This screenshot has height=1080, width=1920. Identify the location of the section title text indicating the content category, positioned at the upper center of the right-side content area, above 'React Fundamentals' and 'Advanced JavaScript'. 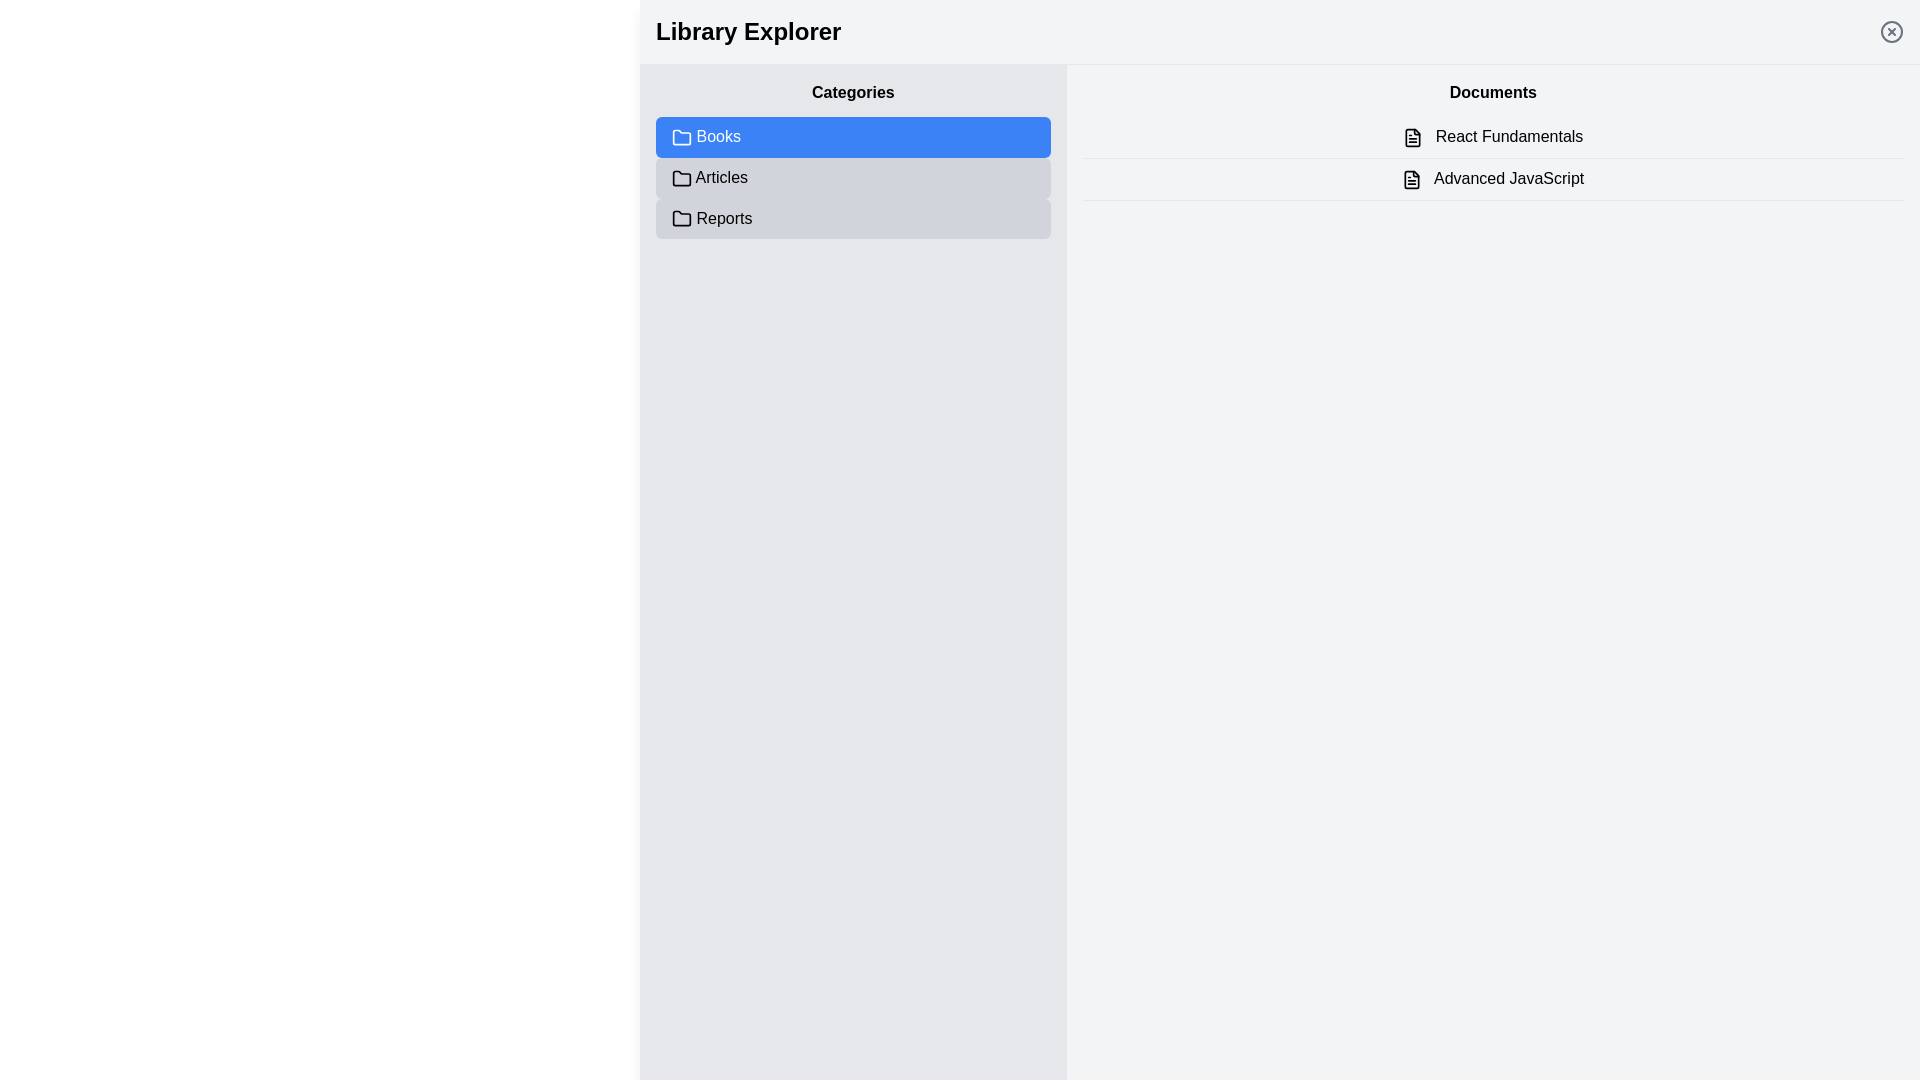
(1493, 92).